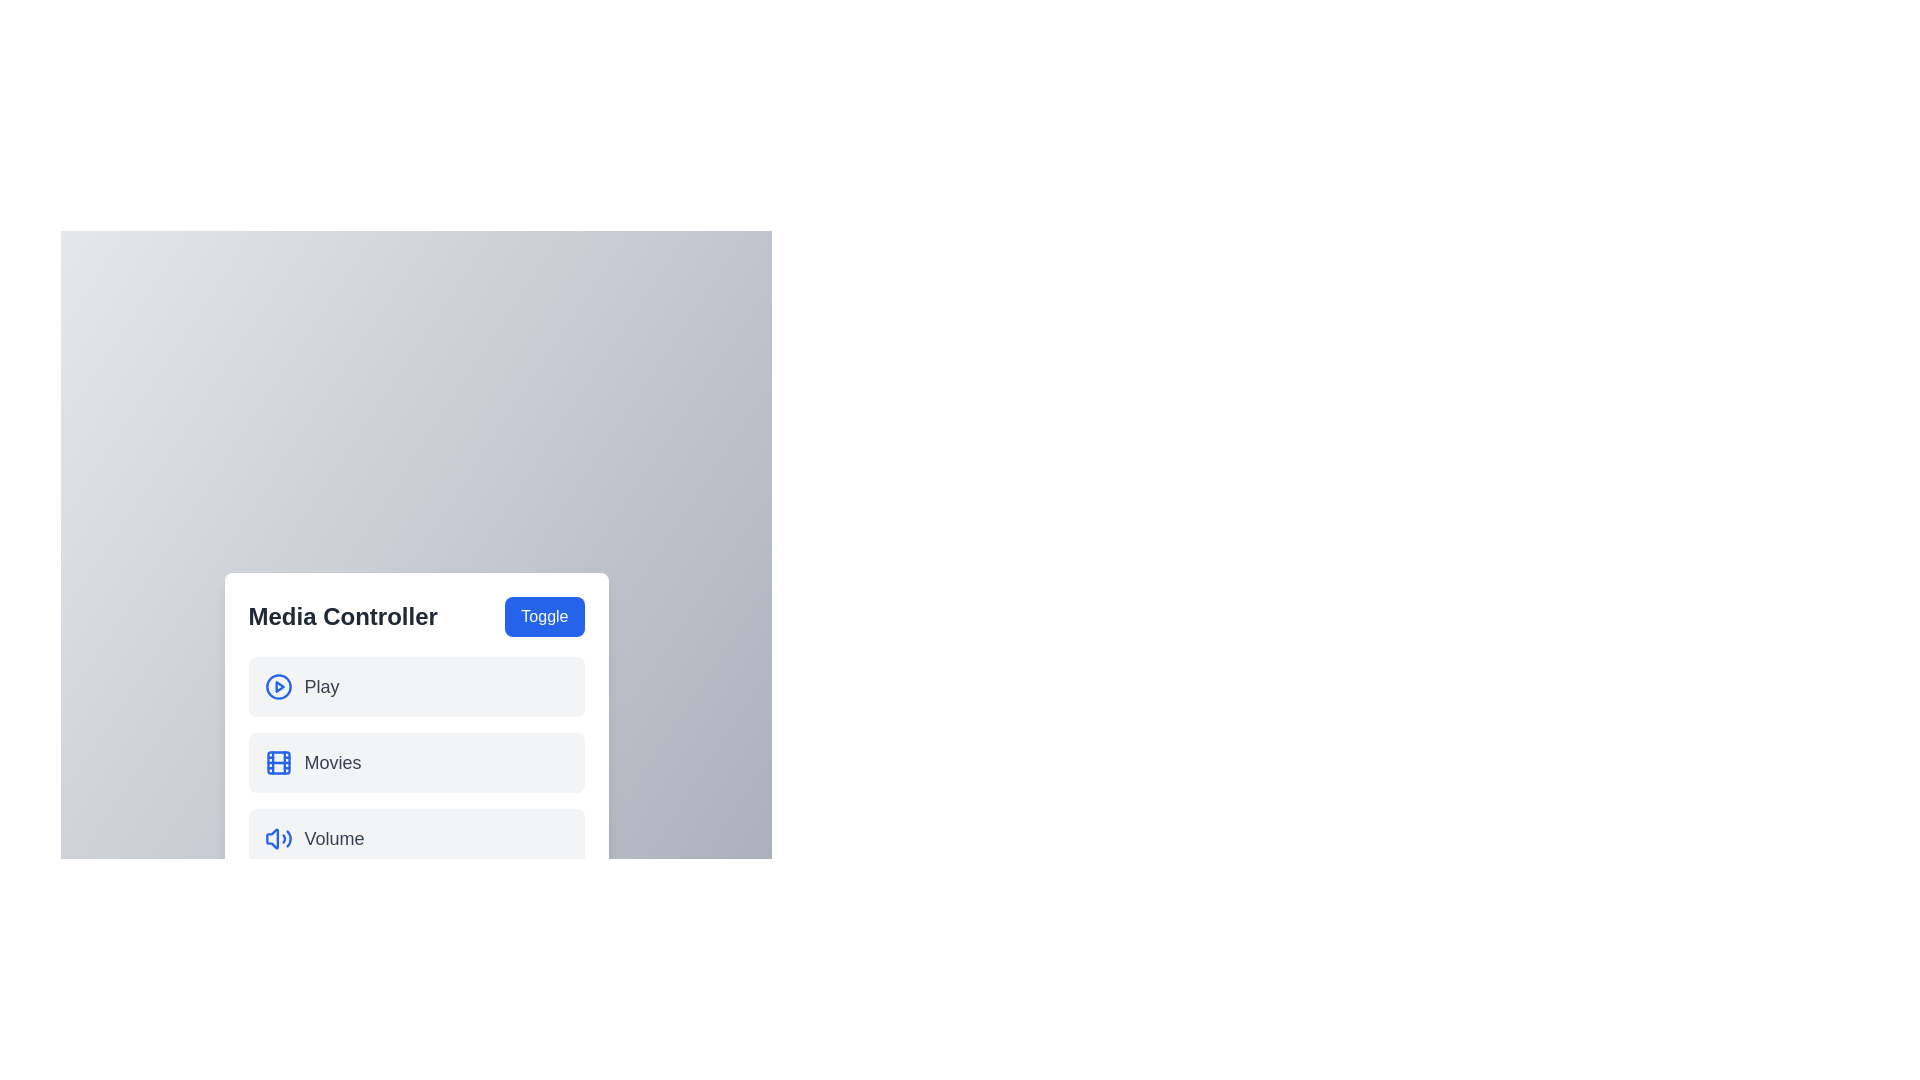  I want to click on the icon corresponding to the Play menu item, so click(277, 685).